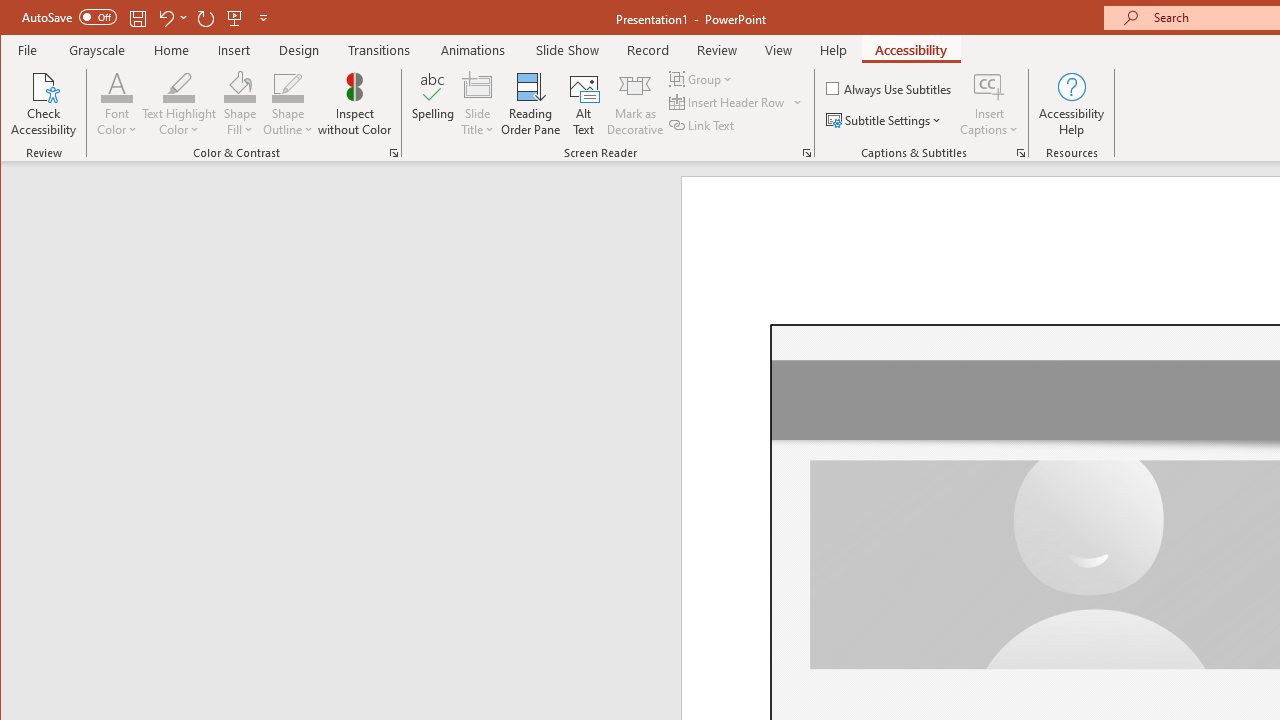 Image resolution: width=1280 pixels, height=720 pixels. I want to click on 'Reading Order Pane', so click(531, 104).